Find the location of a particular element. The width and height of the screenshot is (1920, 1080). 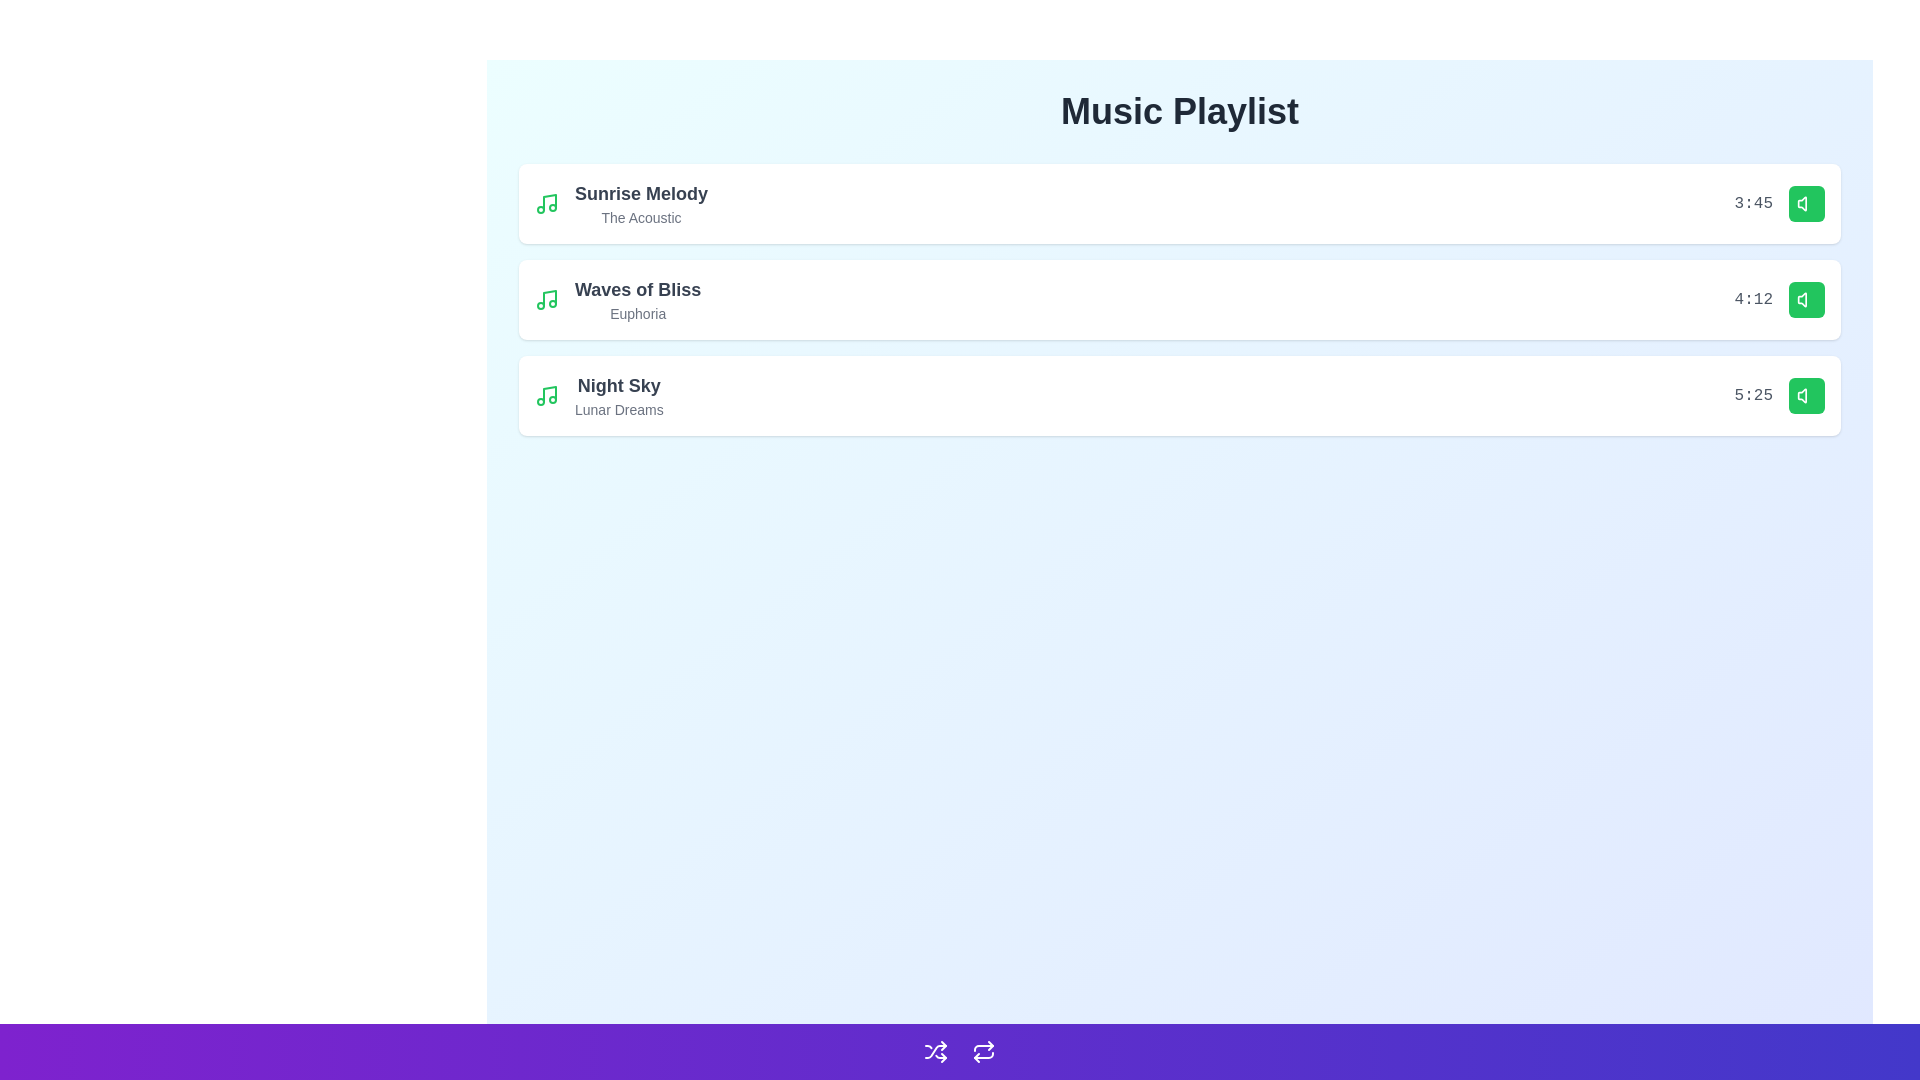

the text label displaying 'Euphoria', which is positioned directly below the title 'Waves of Bliss' in the music playlist interface is located at coordinates (637, 313).